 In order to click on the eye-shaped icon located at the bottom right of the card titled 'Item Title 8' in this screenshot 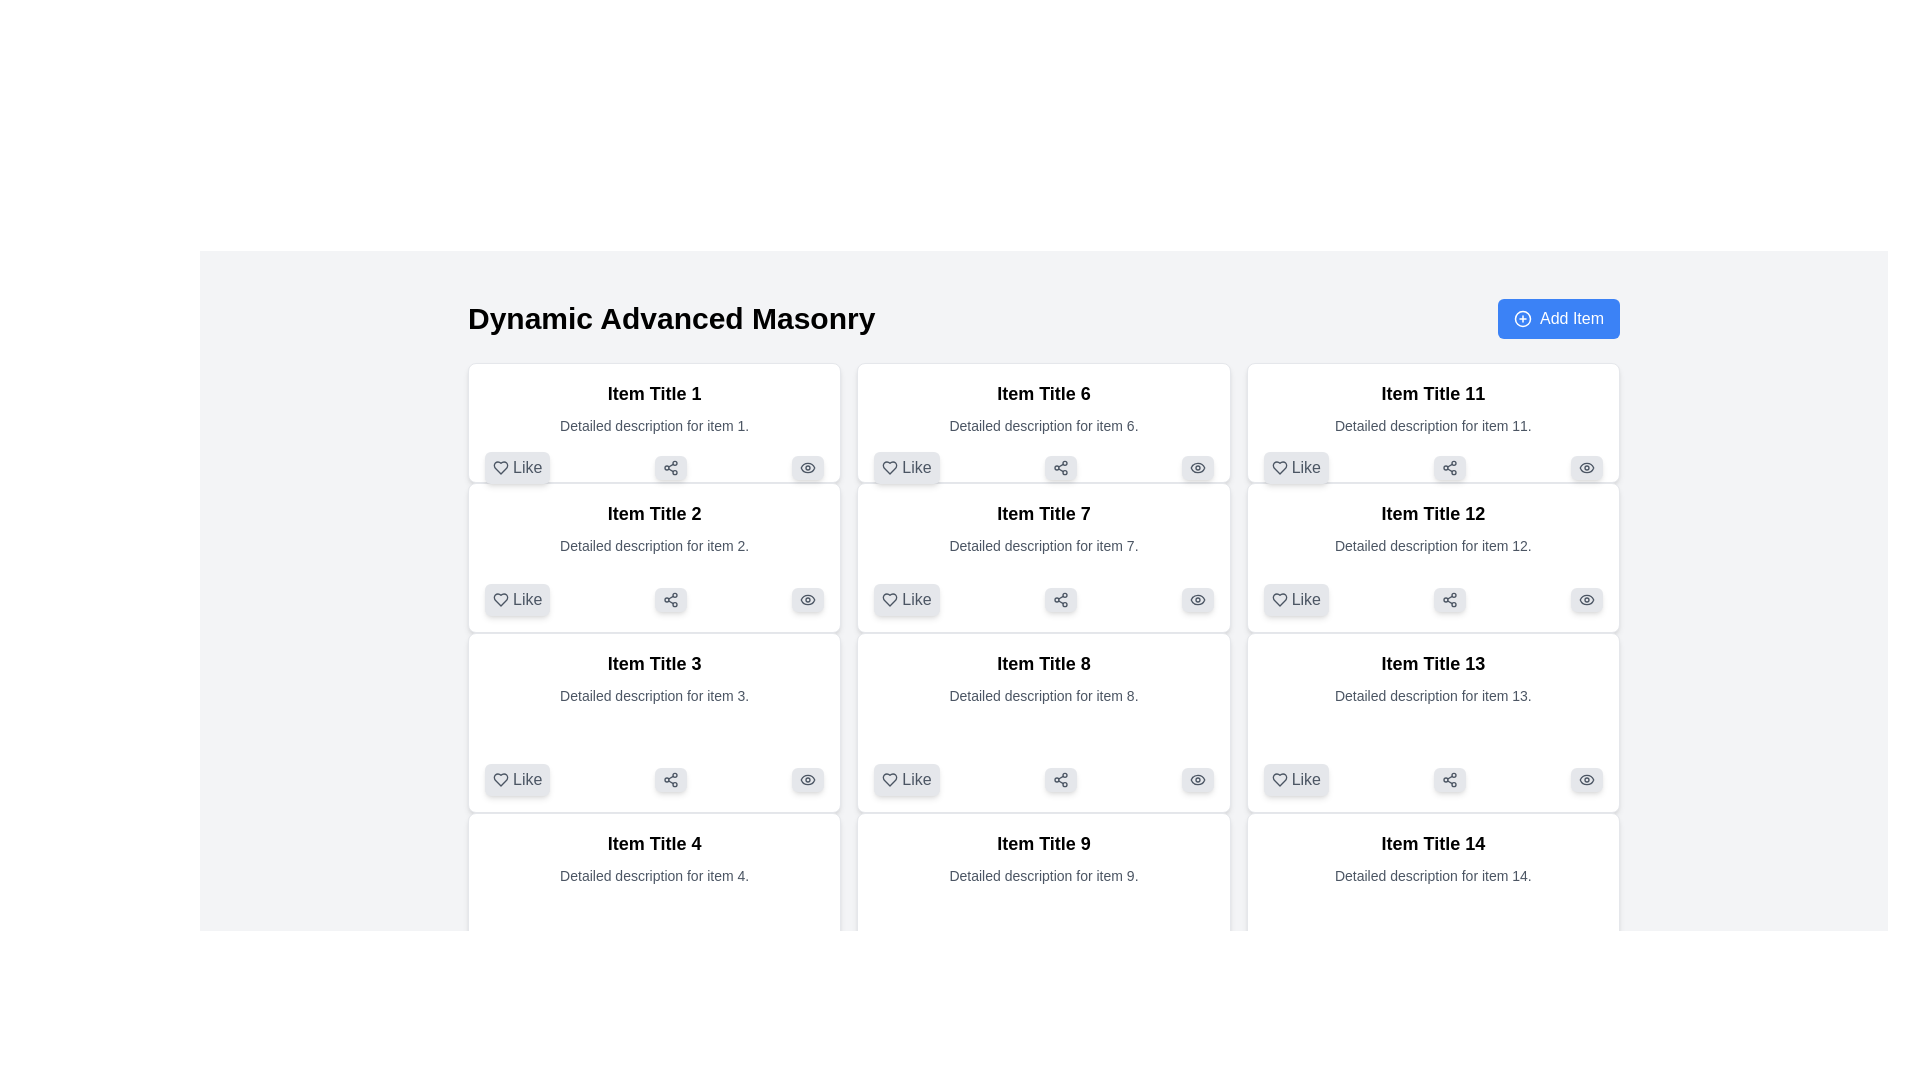, I will do `click(1197, 778)`.